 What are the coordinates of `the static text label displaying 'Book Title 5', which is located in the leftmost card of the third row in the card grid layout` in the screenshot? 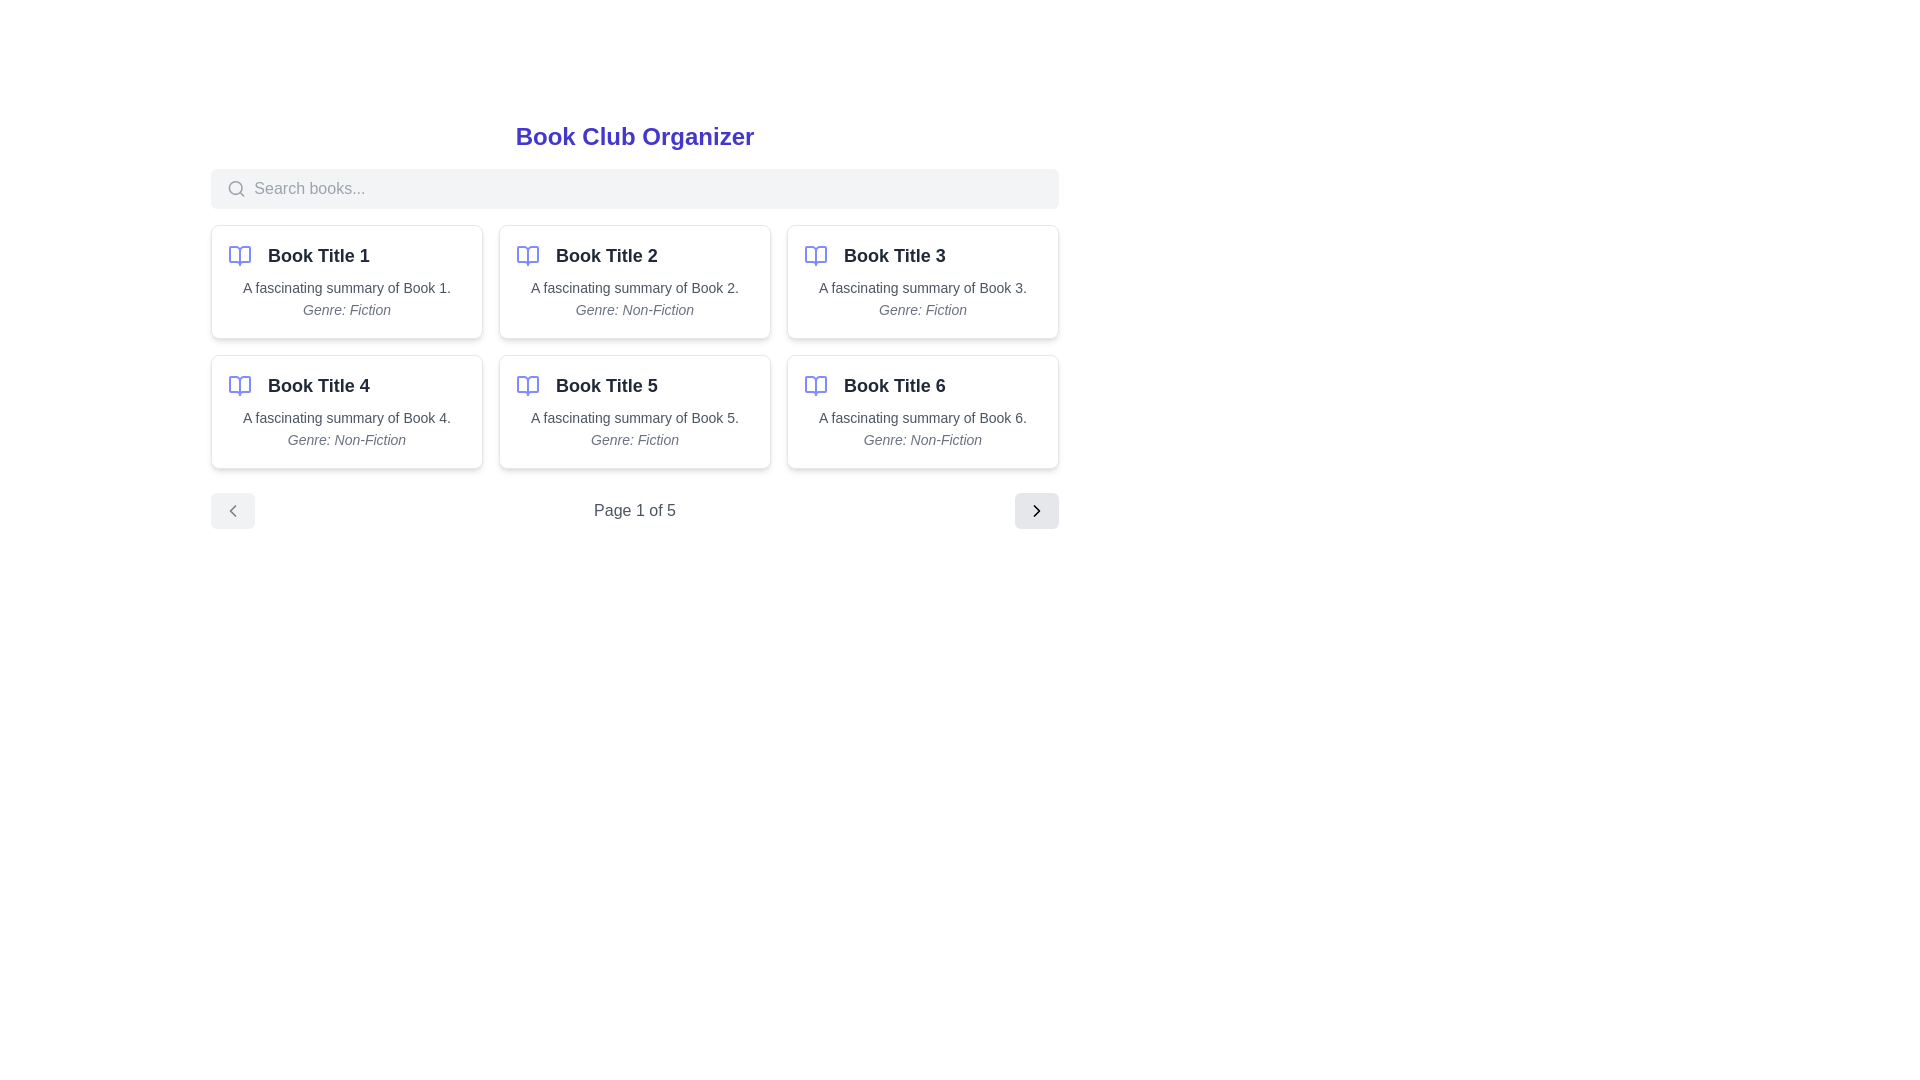 It's located at (605, 385).